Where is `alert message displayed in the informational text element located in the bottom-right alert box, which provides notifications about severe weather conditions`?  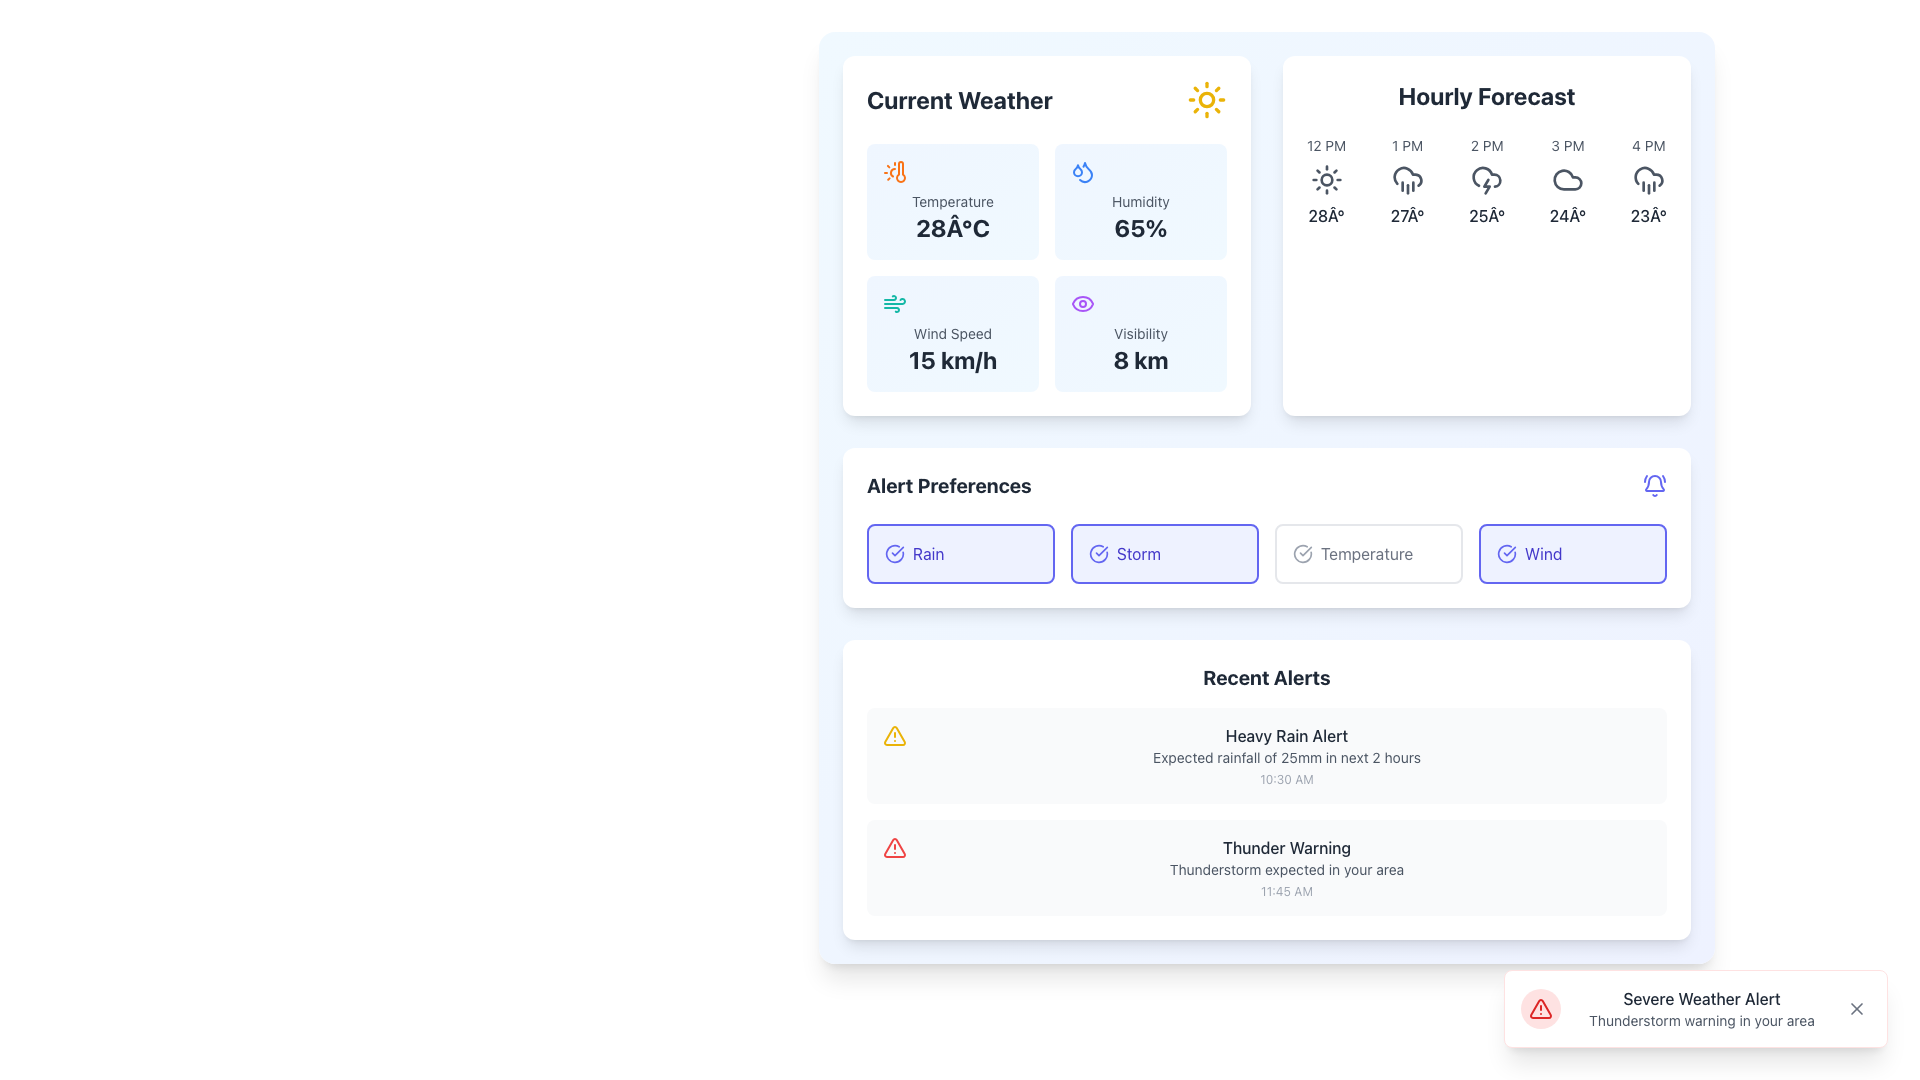
alert message displayed in the informational text element located in the bottom-right alert box, which provides notifications about severe weather conditions is located at coordinates (1701, 1009).